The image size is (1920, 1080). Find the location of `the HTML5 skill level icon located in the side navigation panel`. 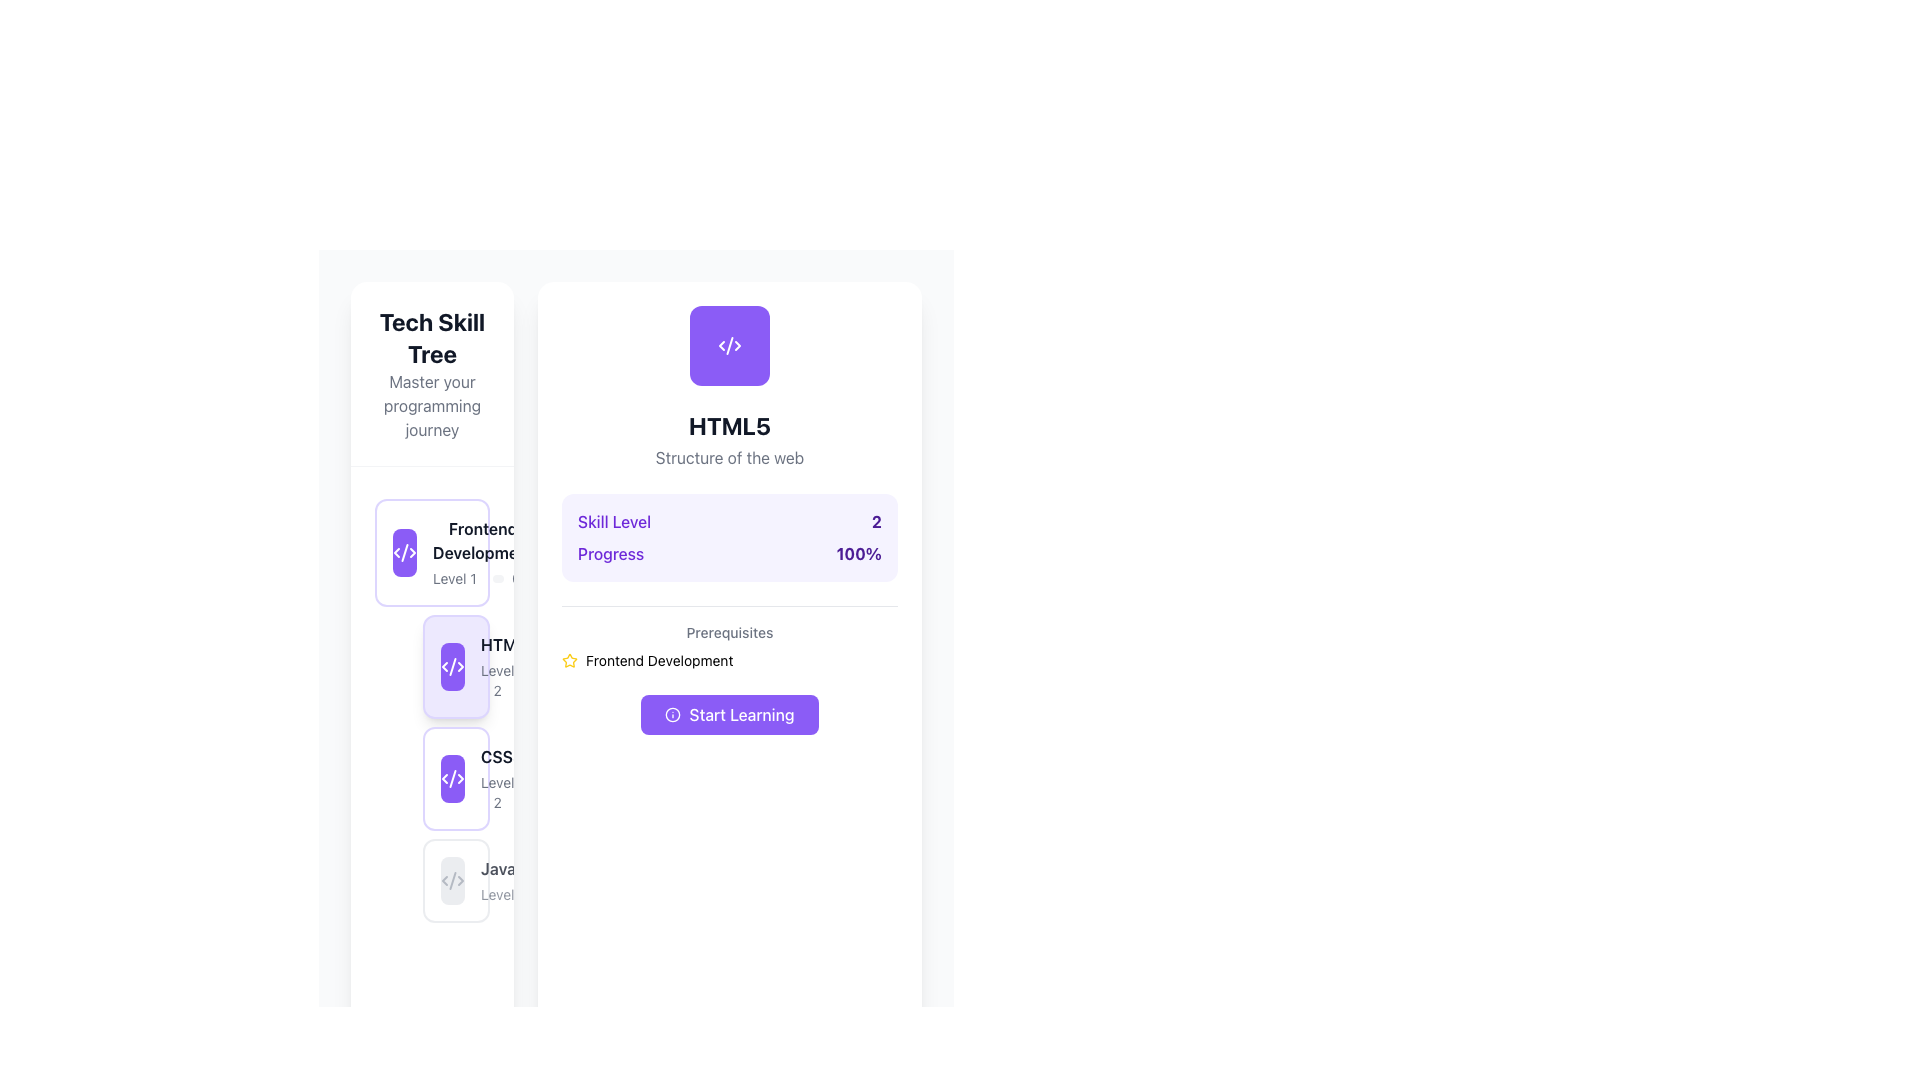

the HTML5 skill level icon located in the side navigation panel is located at coordinates (451, 667).